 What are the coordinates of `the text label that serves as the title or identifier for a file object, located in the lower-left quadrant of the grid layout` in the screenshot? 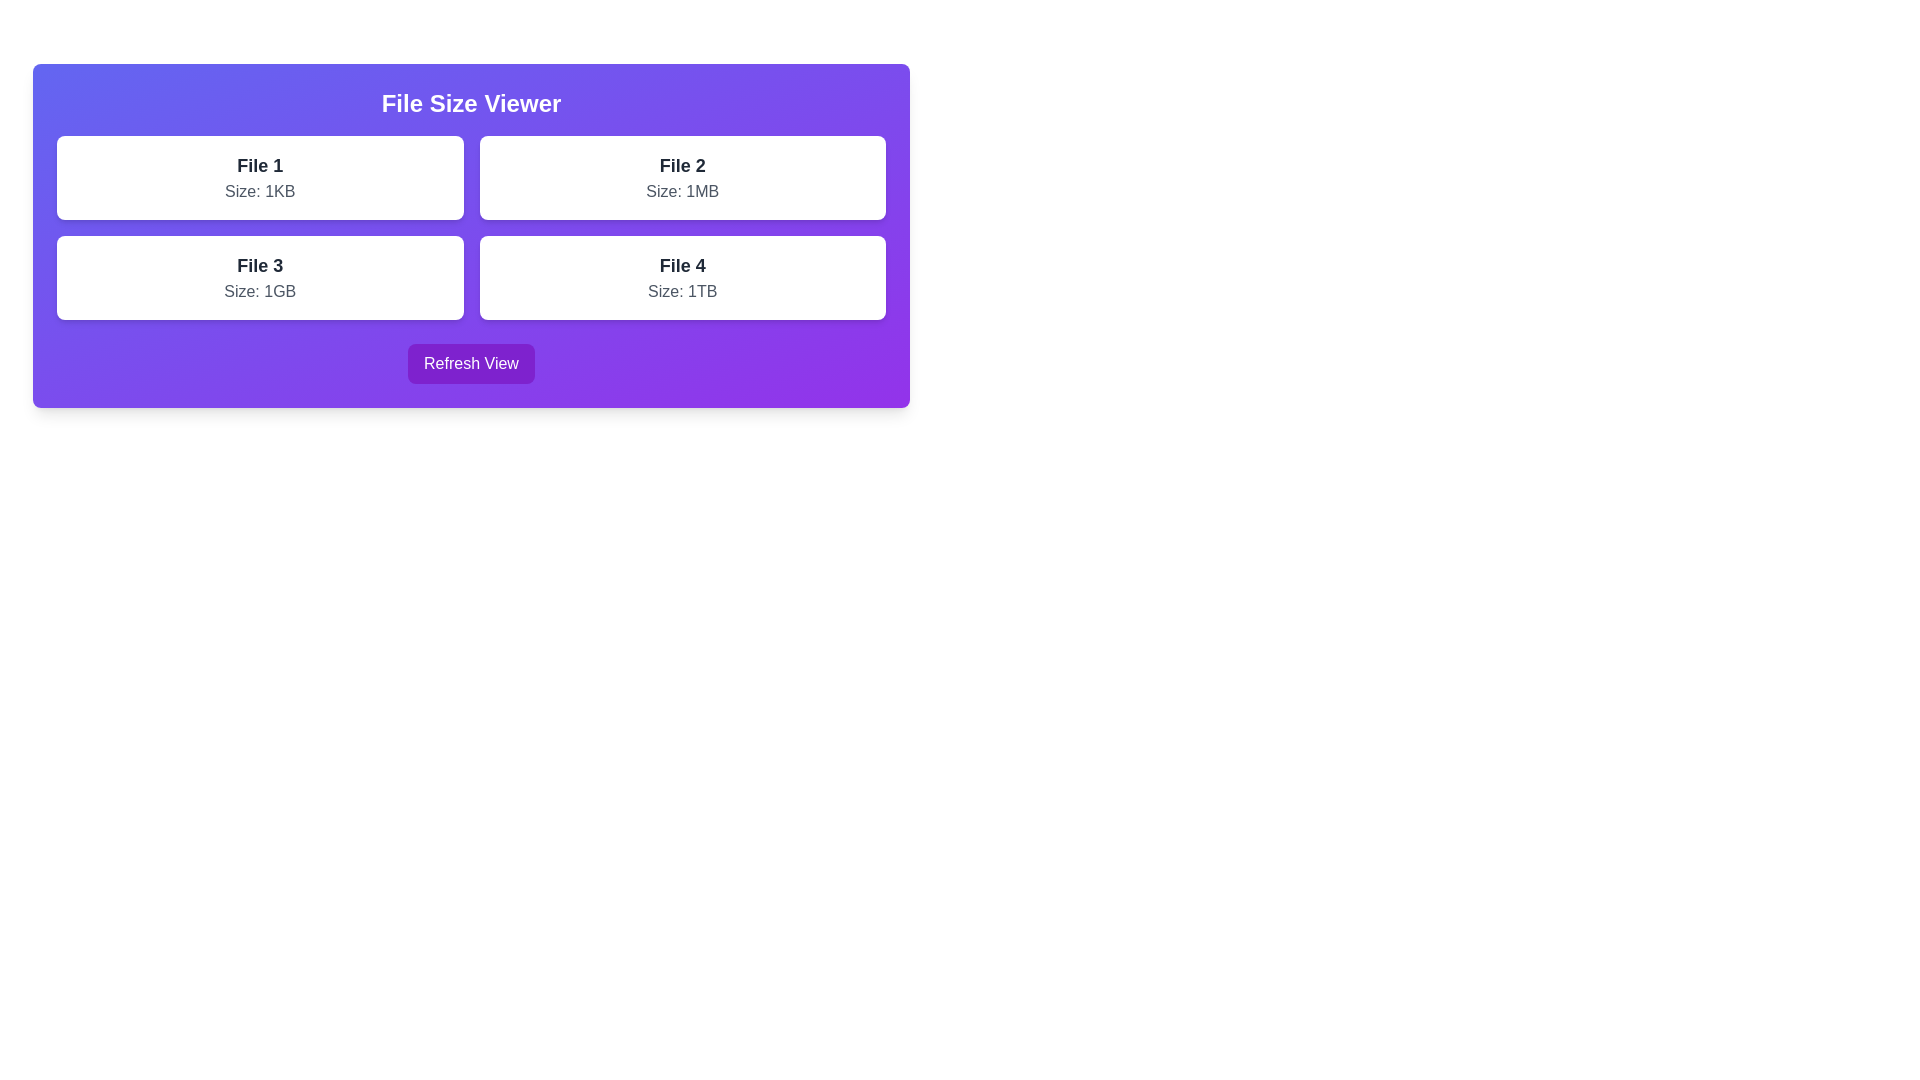 It's located at (259, 265).